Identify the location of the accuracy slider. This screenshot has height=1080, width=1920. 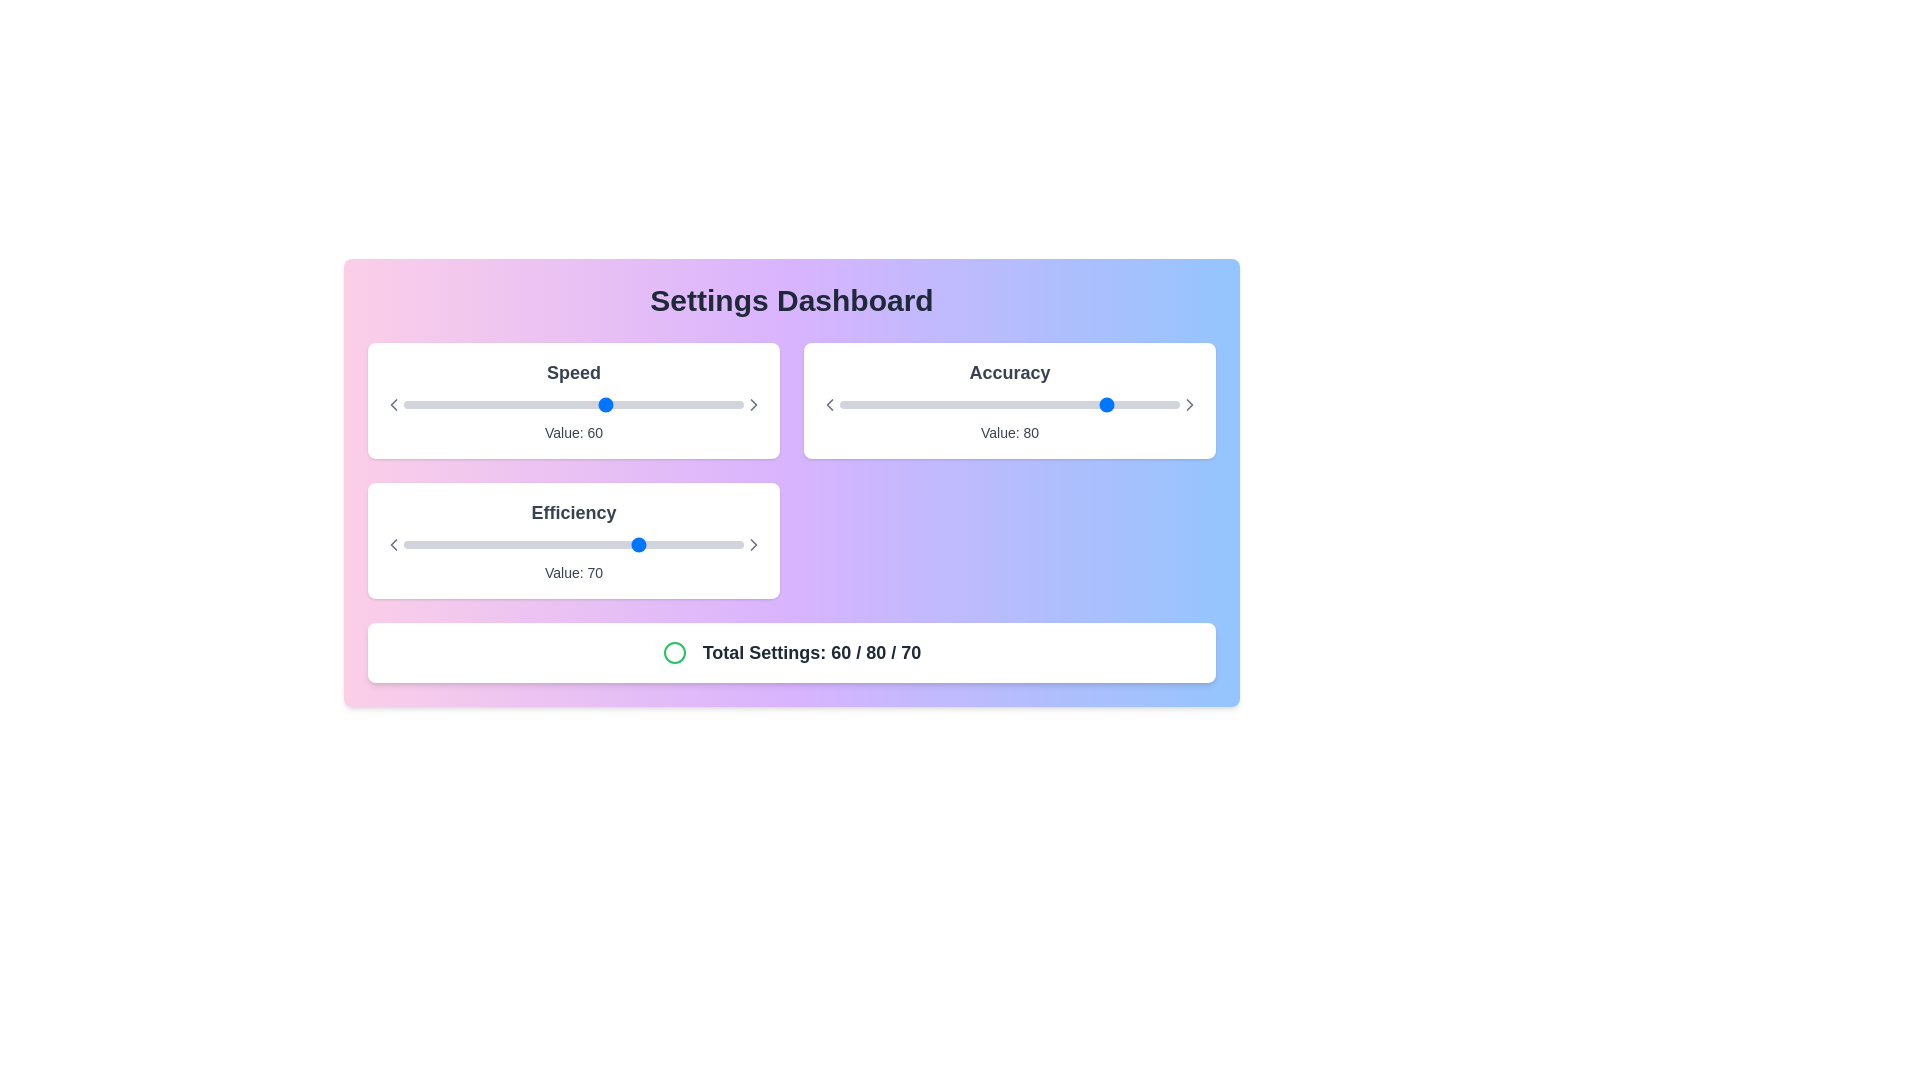
(1037, 405).